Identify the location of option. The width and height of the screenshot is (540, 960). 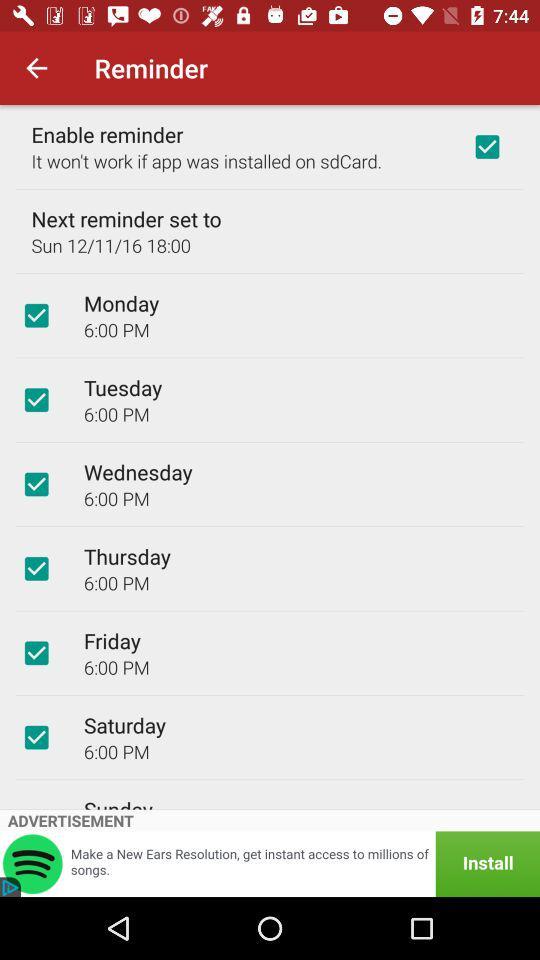
(36, 652).